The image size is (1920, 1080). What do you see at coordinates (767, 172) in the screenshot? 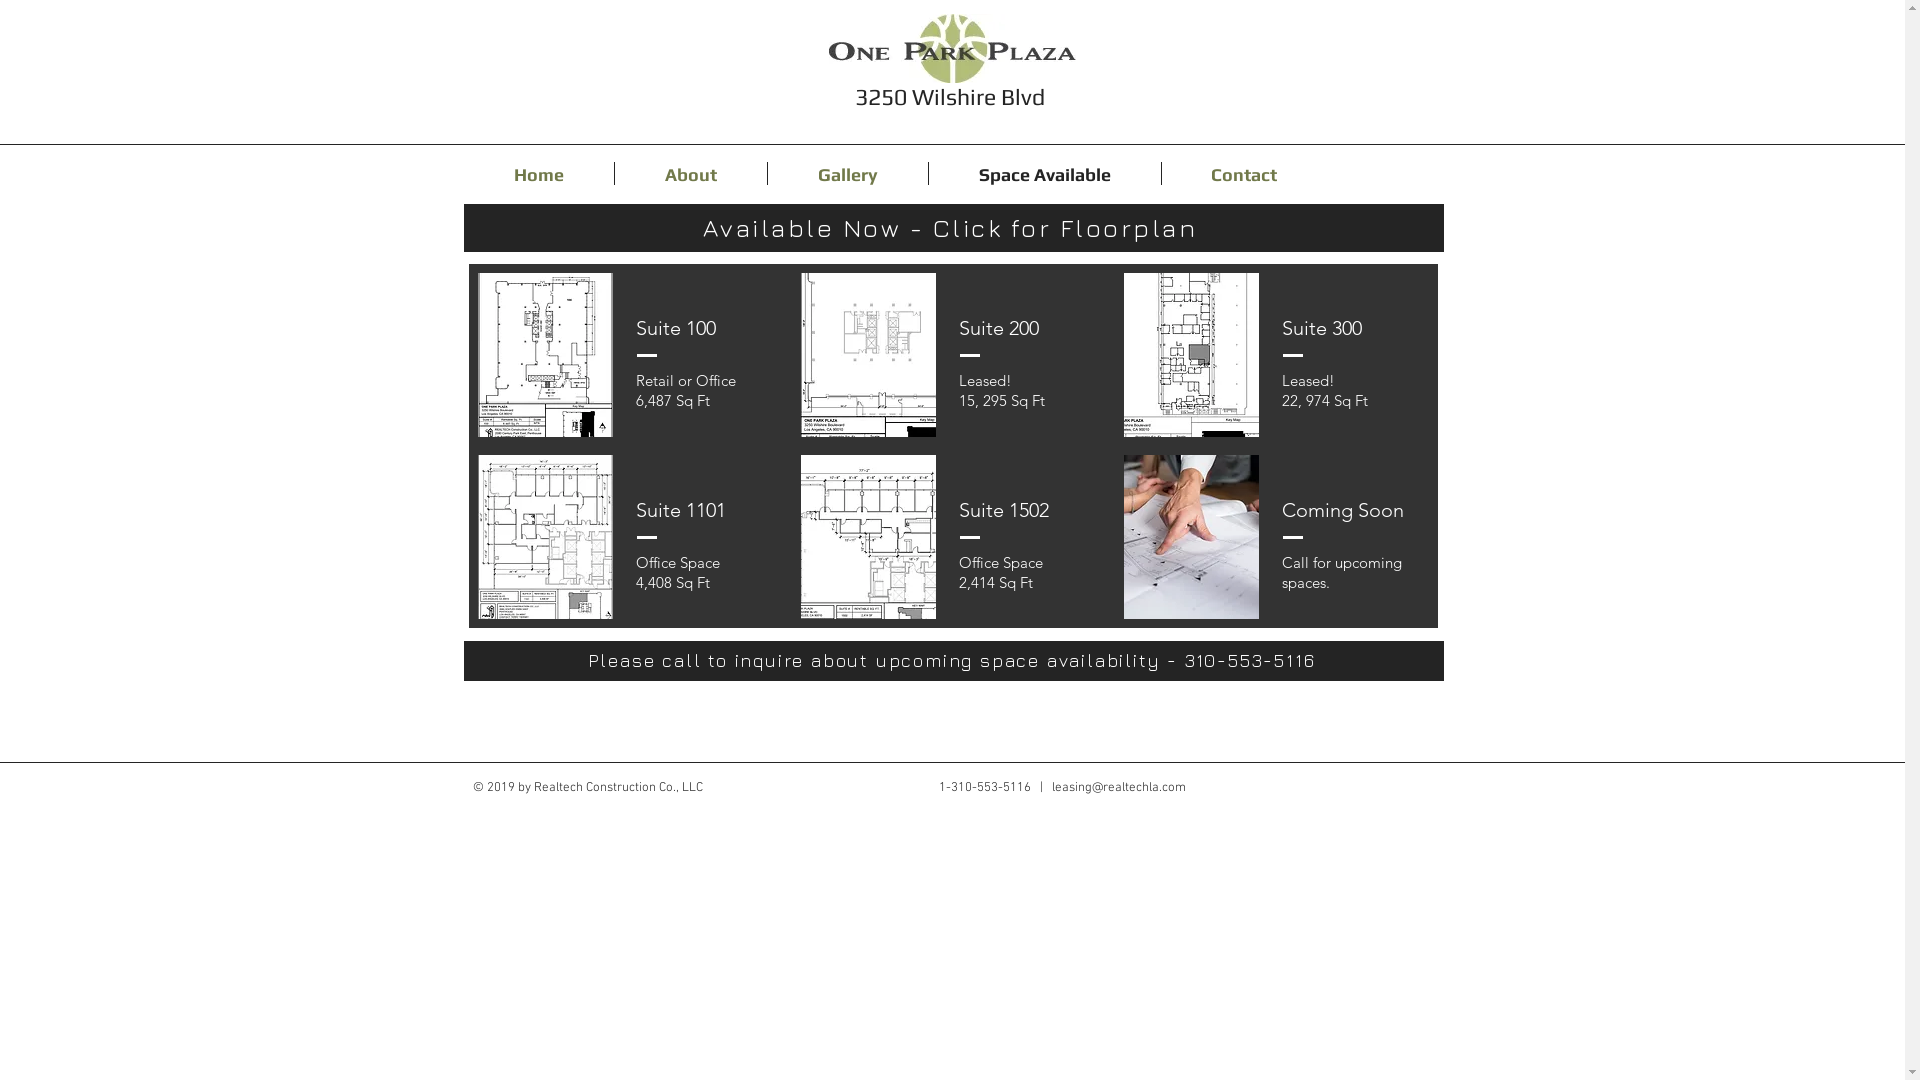
I see `'Gallery'` at bounding box center [767, 172].